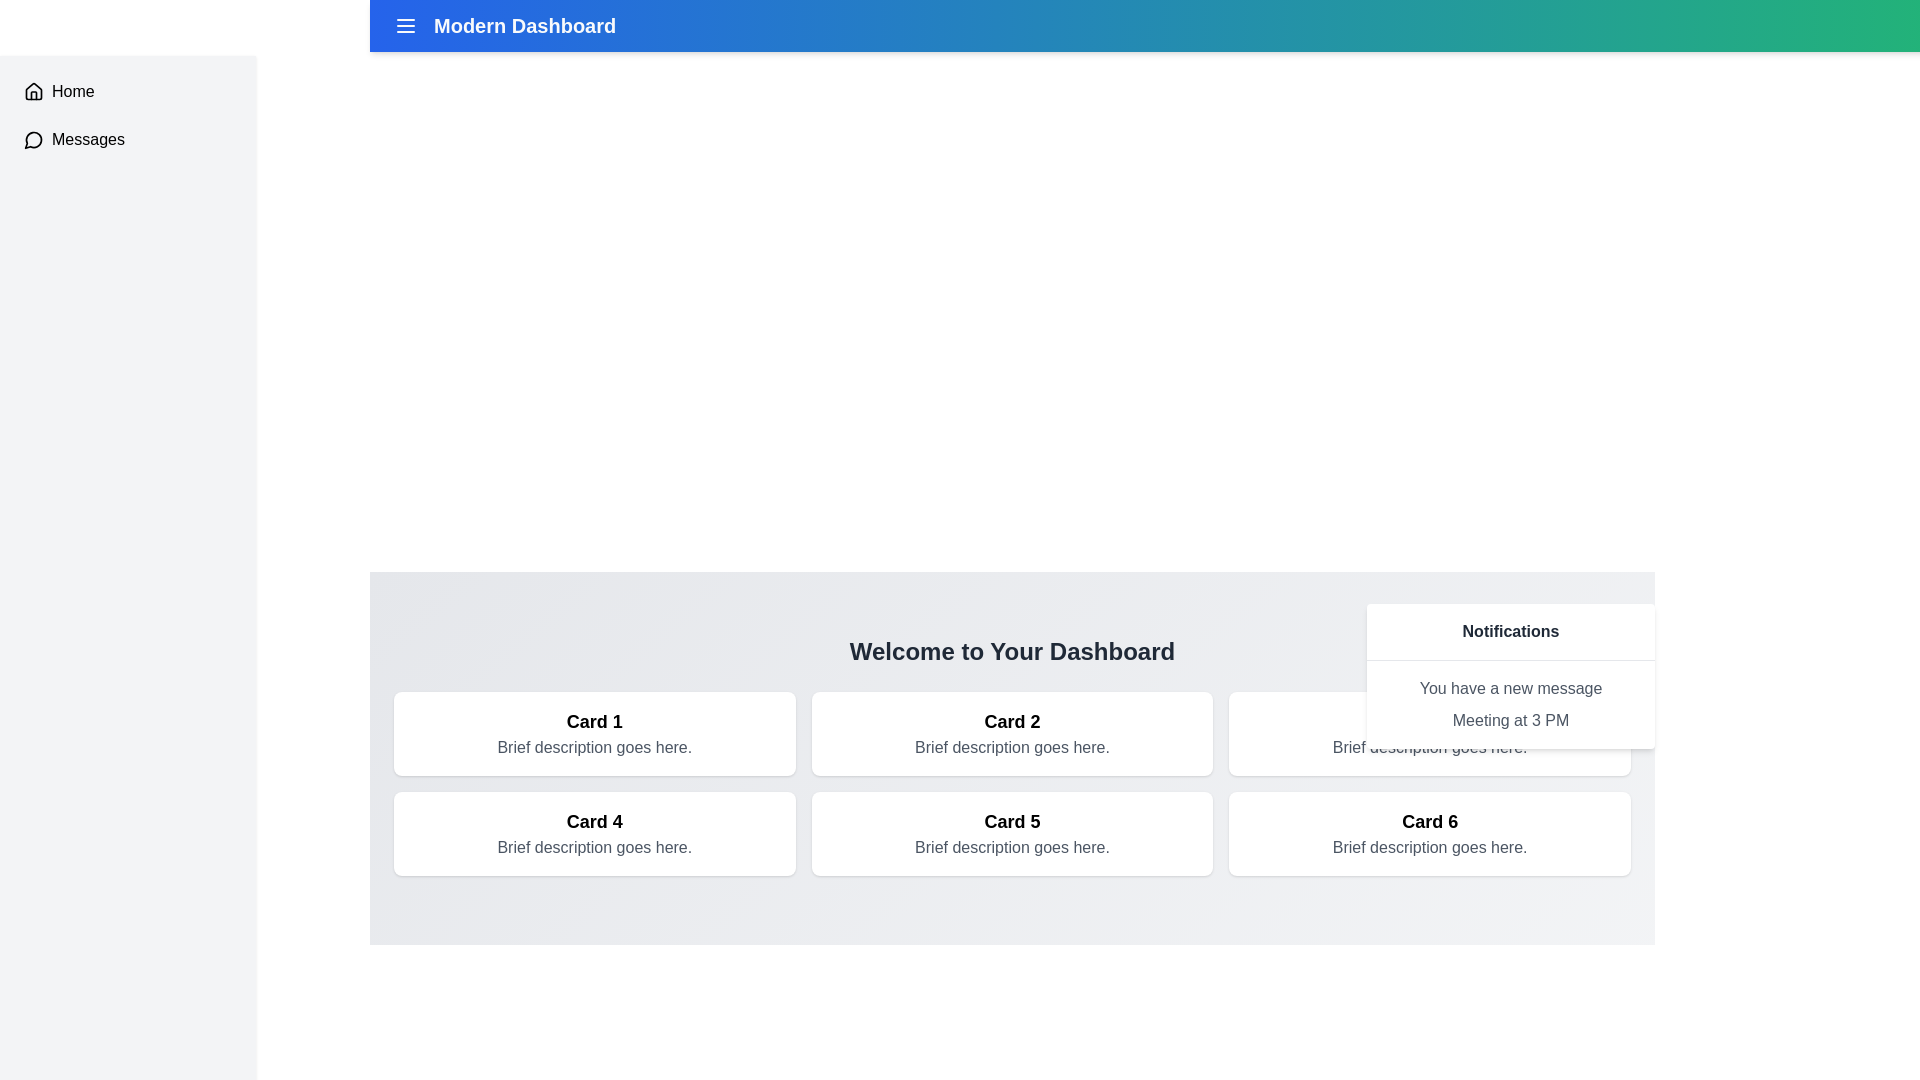 This screenshot has width=1920, height=1080. I want to click on the hamburger menu icon located on the left side of the top navigation bar, so click(405, 26).